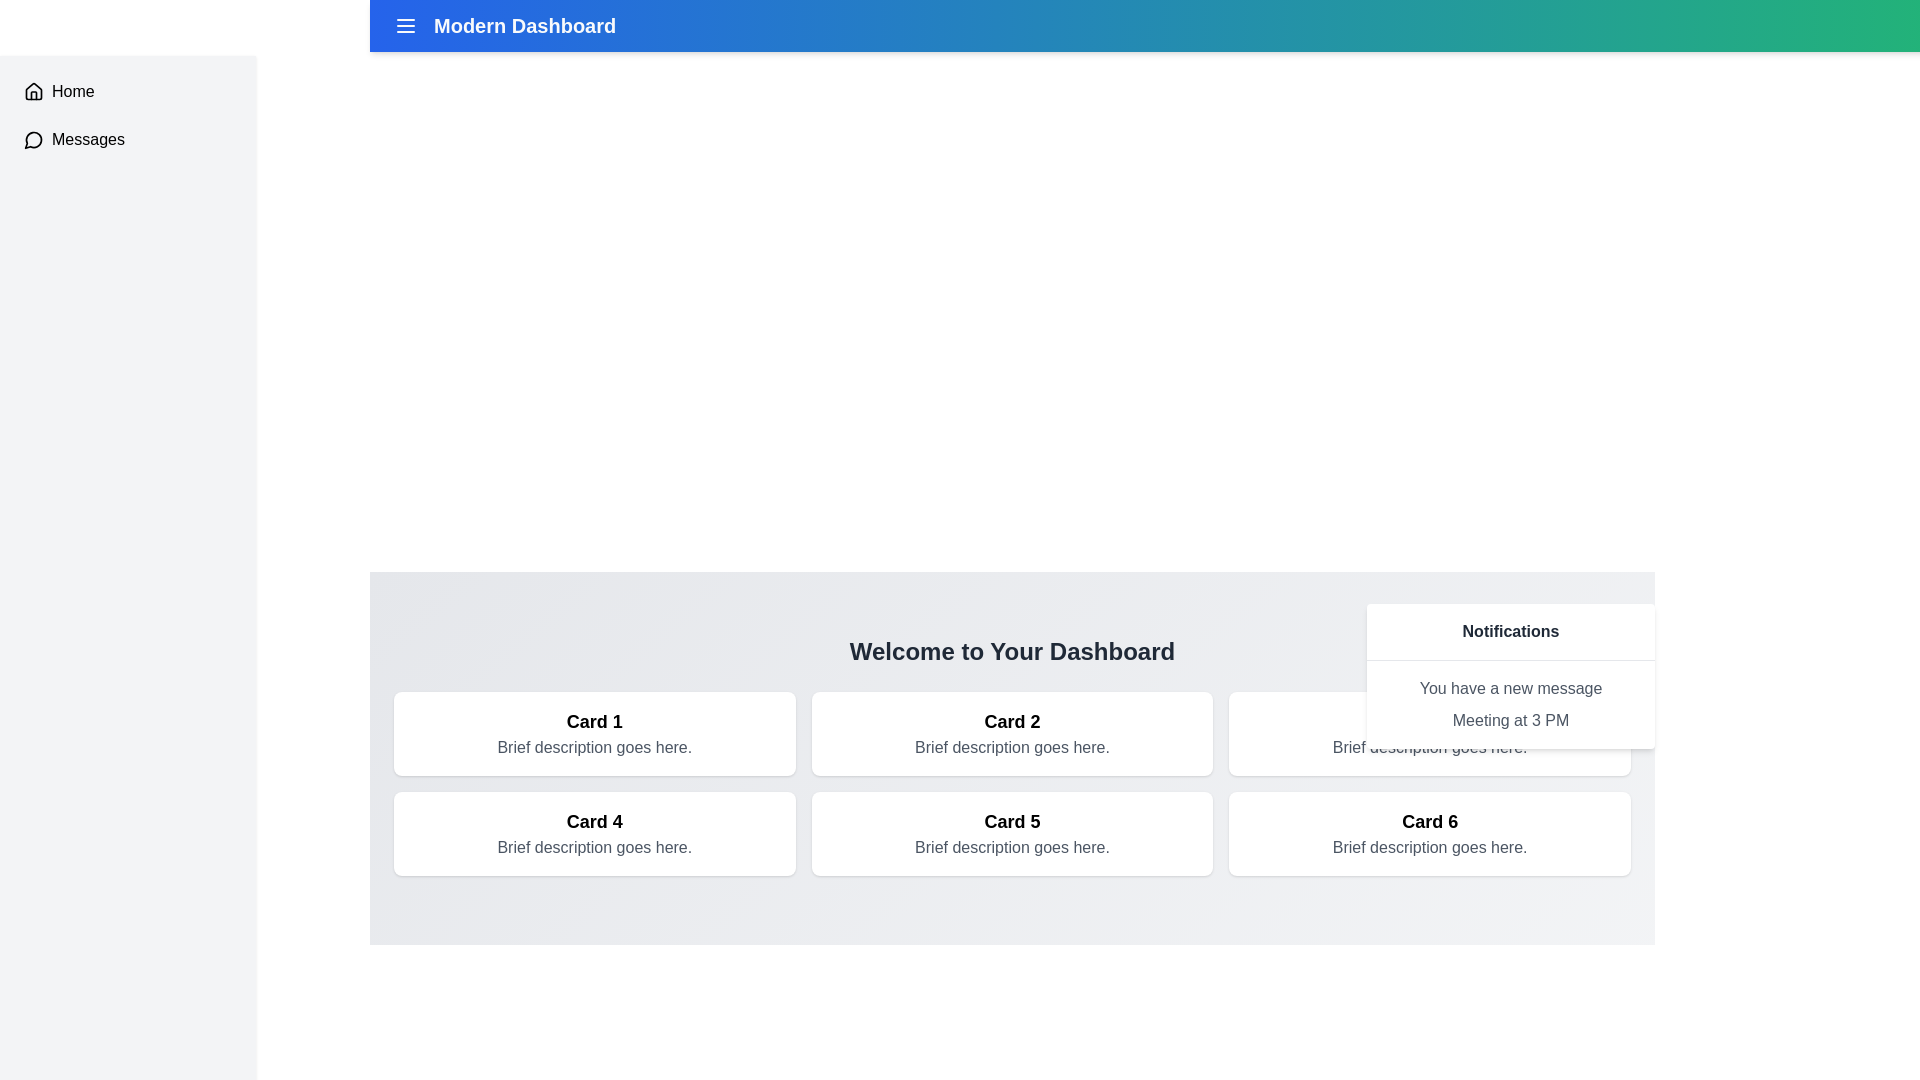 This screenshot has width=1920, height=1080. I want to click on the hamburger menu icon located on the left side of the top navigation bar, so click(405, 26).